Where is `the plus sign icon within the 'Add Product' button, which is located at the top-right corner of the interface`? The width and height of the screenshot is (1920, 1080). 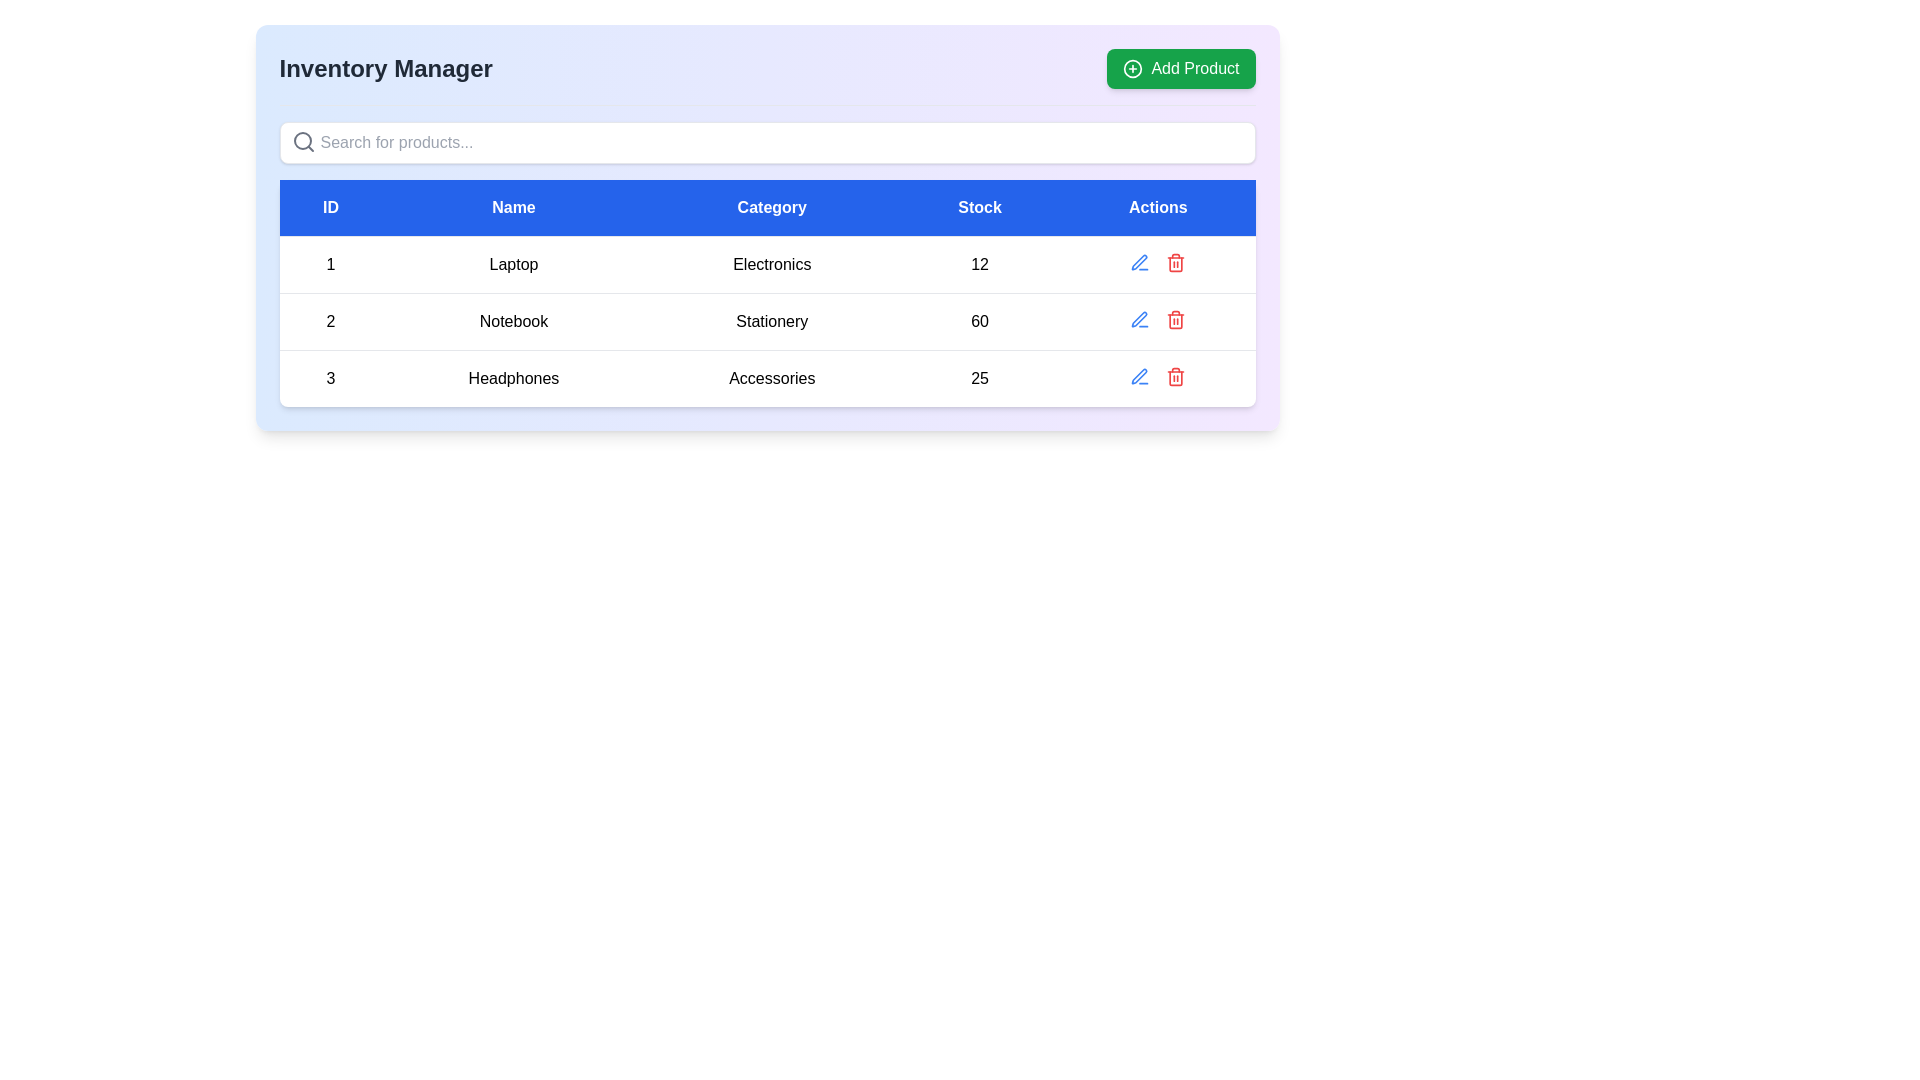 the plus sign icon within the 'Add Product' button, which is located at the top-right corner of the interface is located at coordinates (1133, 68).